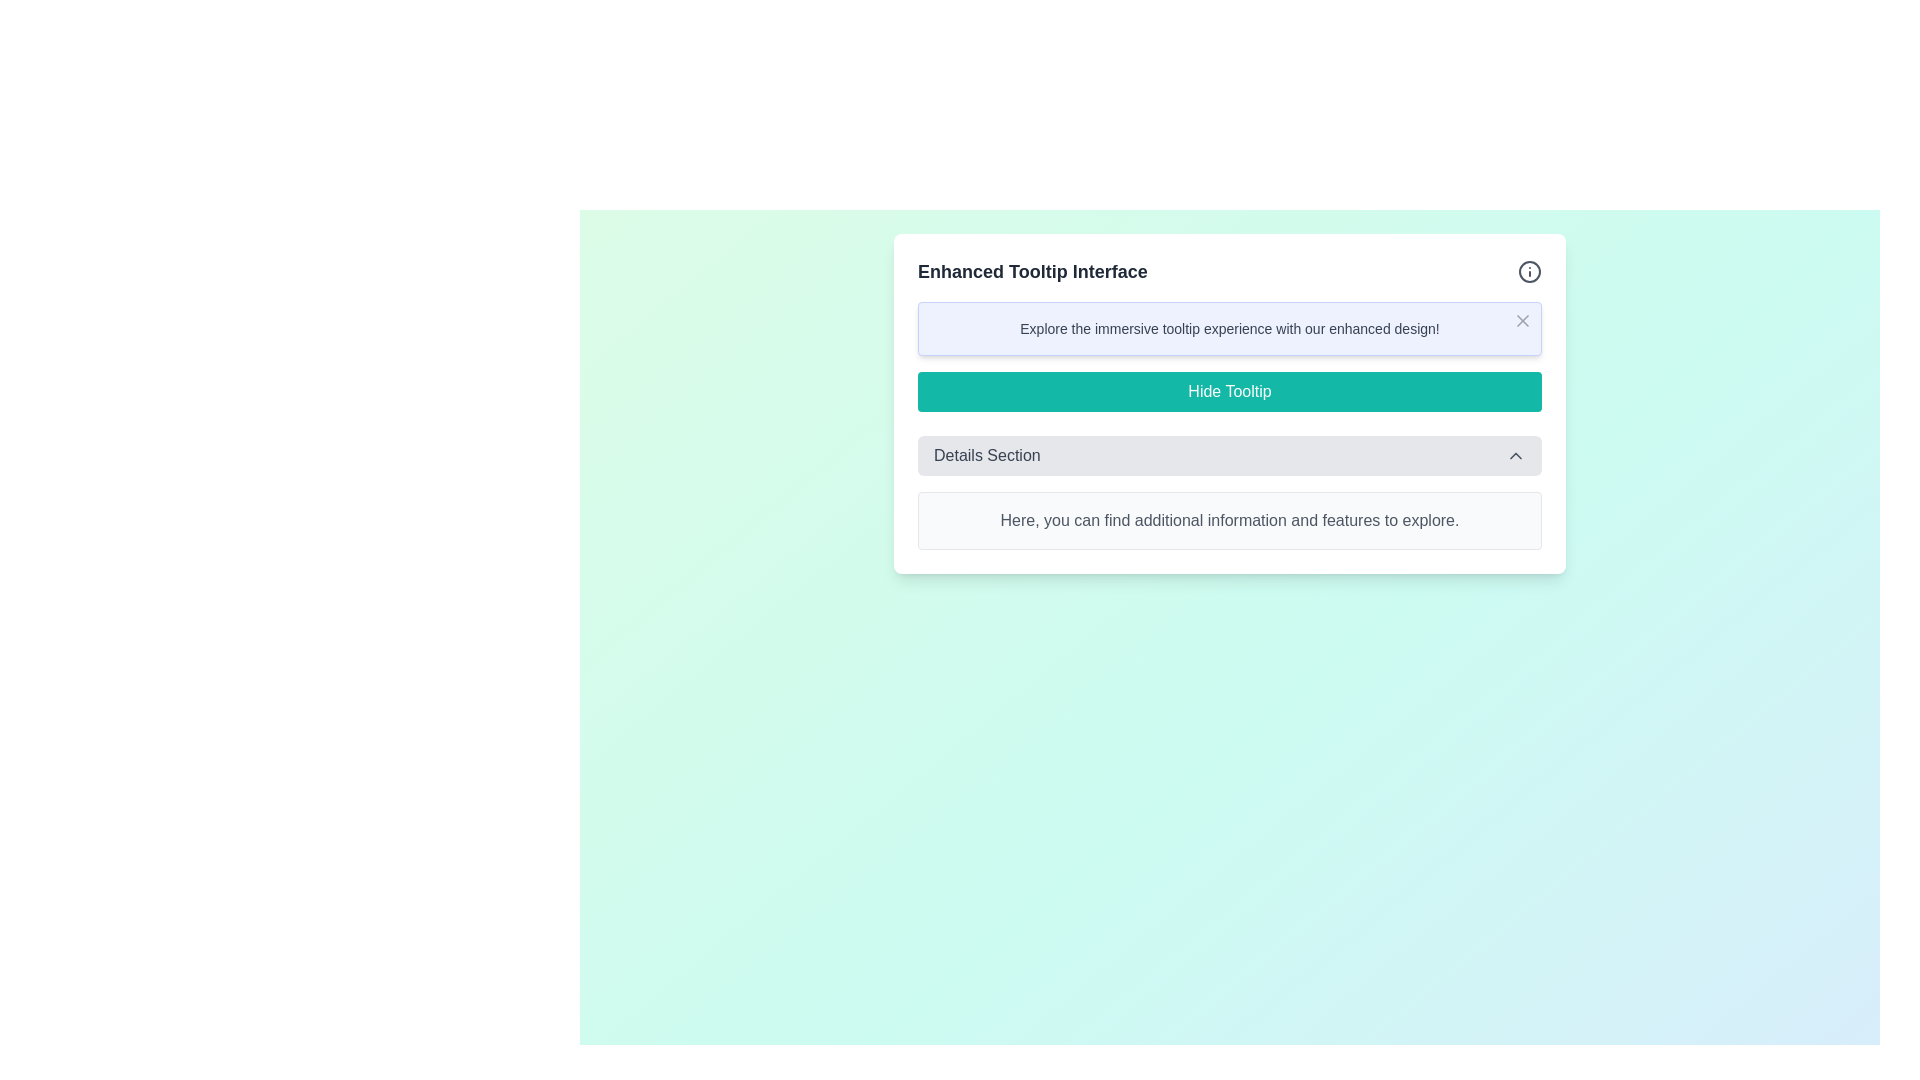  What do you see at coordinates (1228, 327) in the screenshot?
I see `the static informational text element that is centrally placed within a rectangular box outlined with indigo borders, aligned horizontally near the top center of the interface` at bounding box center [1228, 327].